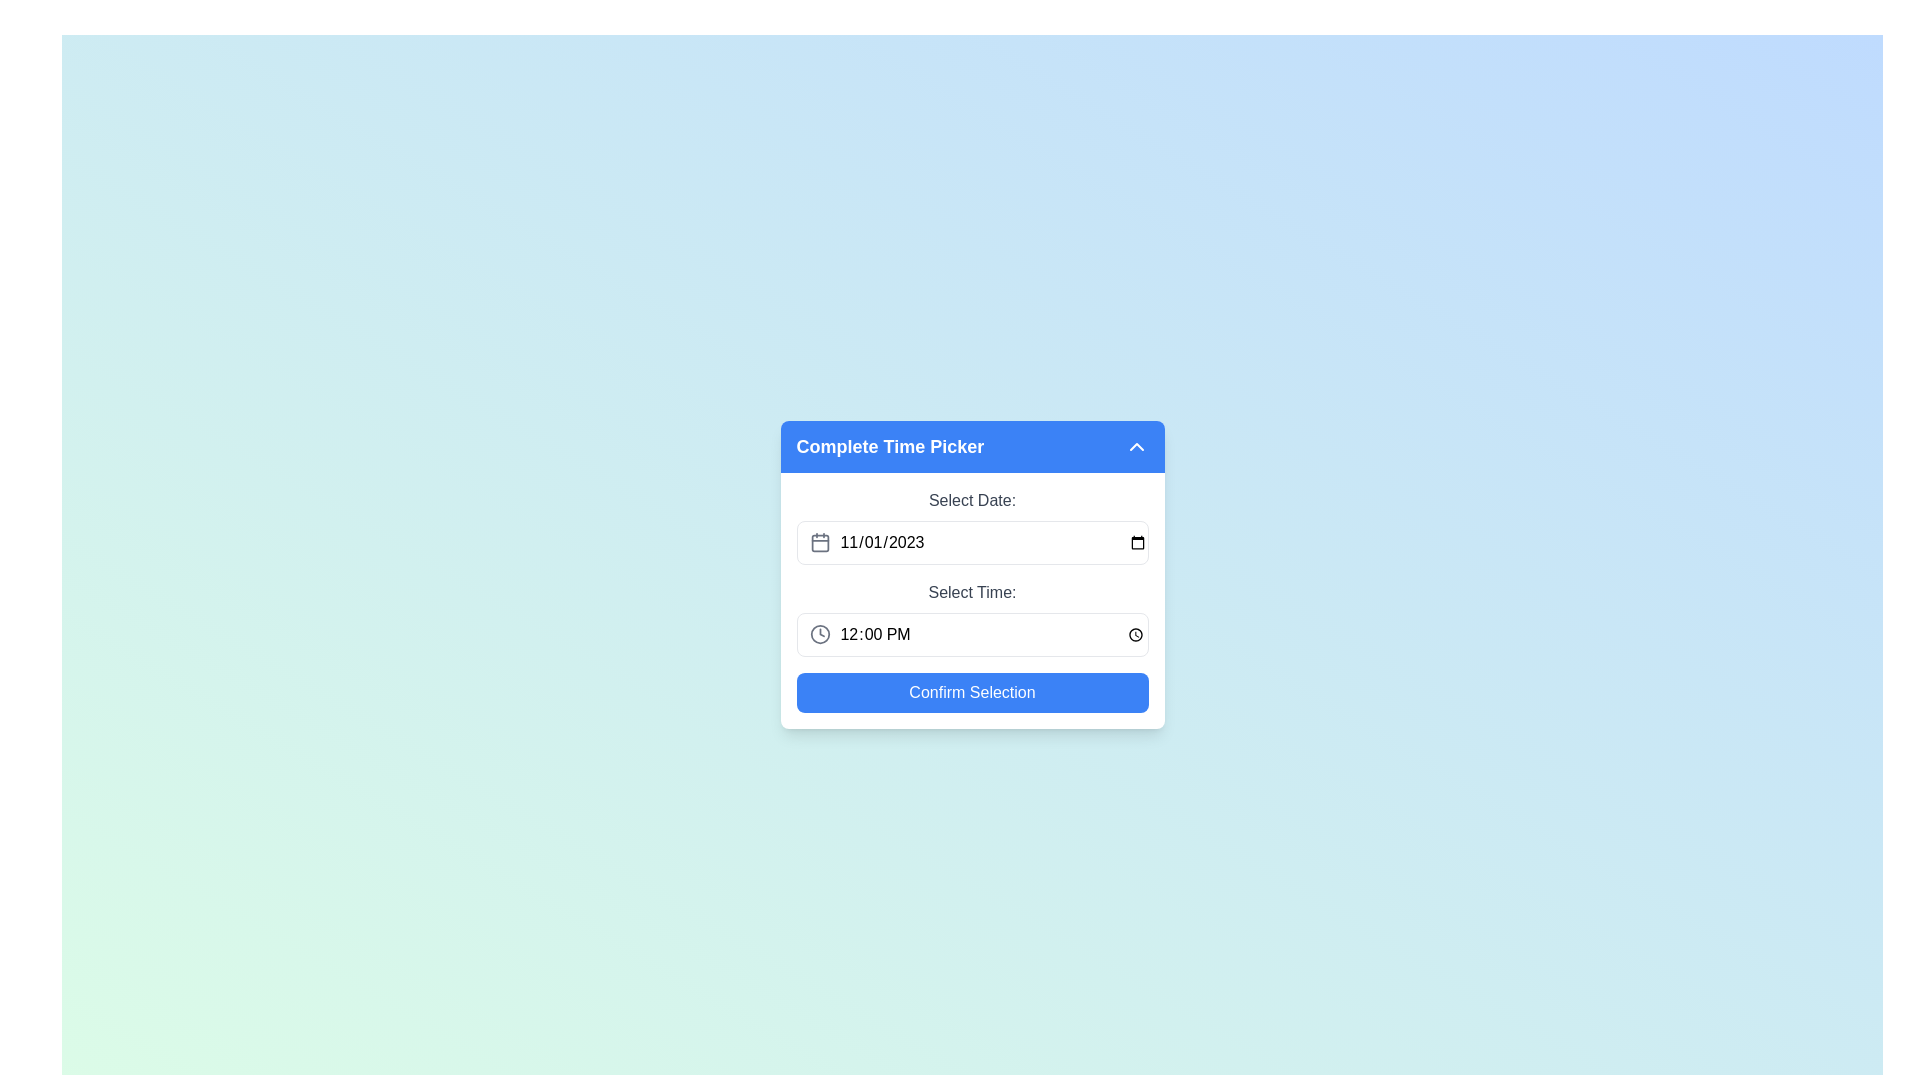 The width and height of the screenshot is (1920, 1080). I want to click on the header bar displaying 'Complete Time Picker' with a blue background and white text, so click(972, 446).